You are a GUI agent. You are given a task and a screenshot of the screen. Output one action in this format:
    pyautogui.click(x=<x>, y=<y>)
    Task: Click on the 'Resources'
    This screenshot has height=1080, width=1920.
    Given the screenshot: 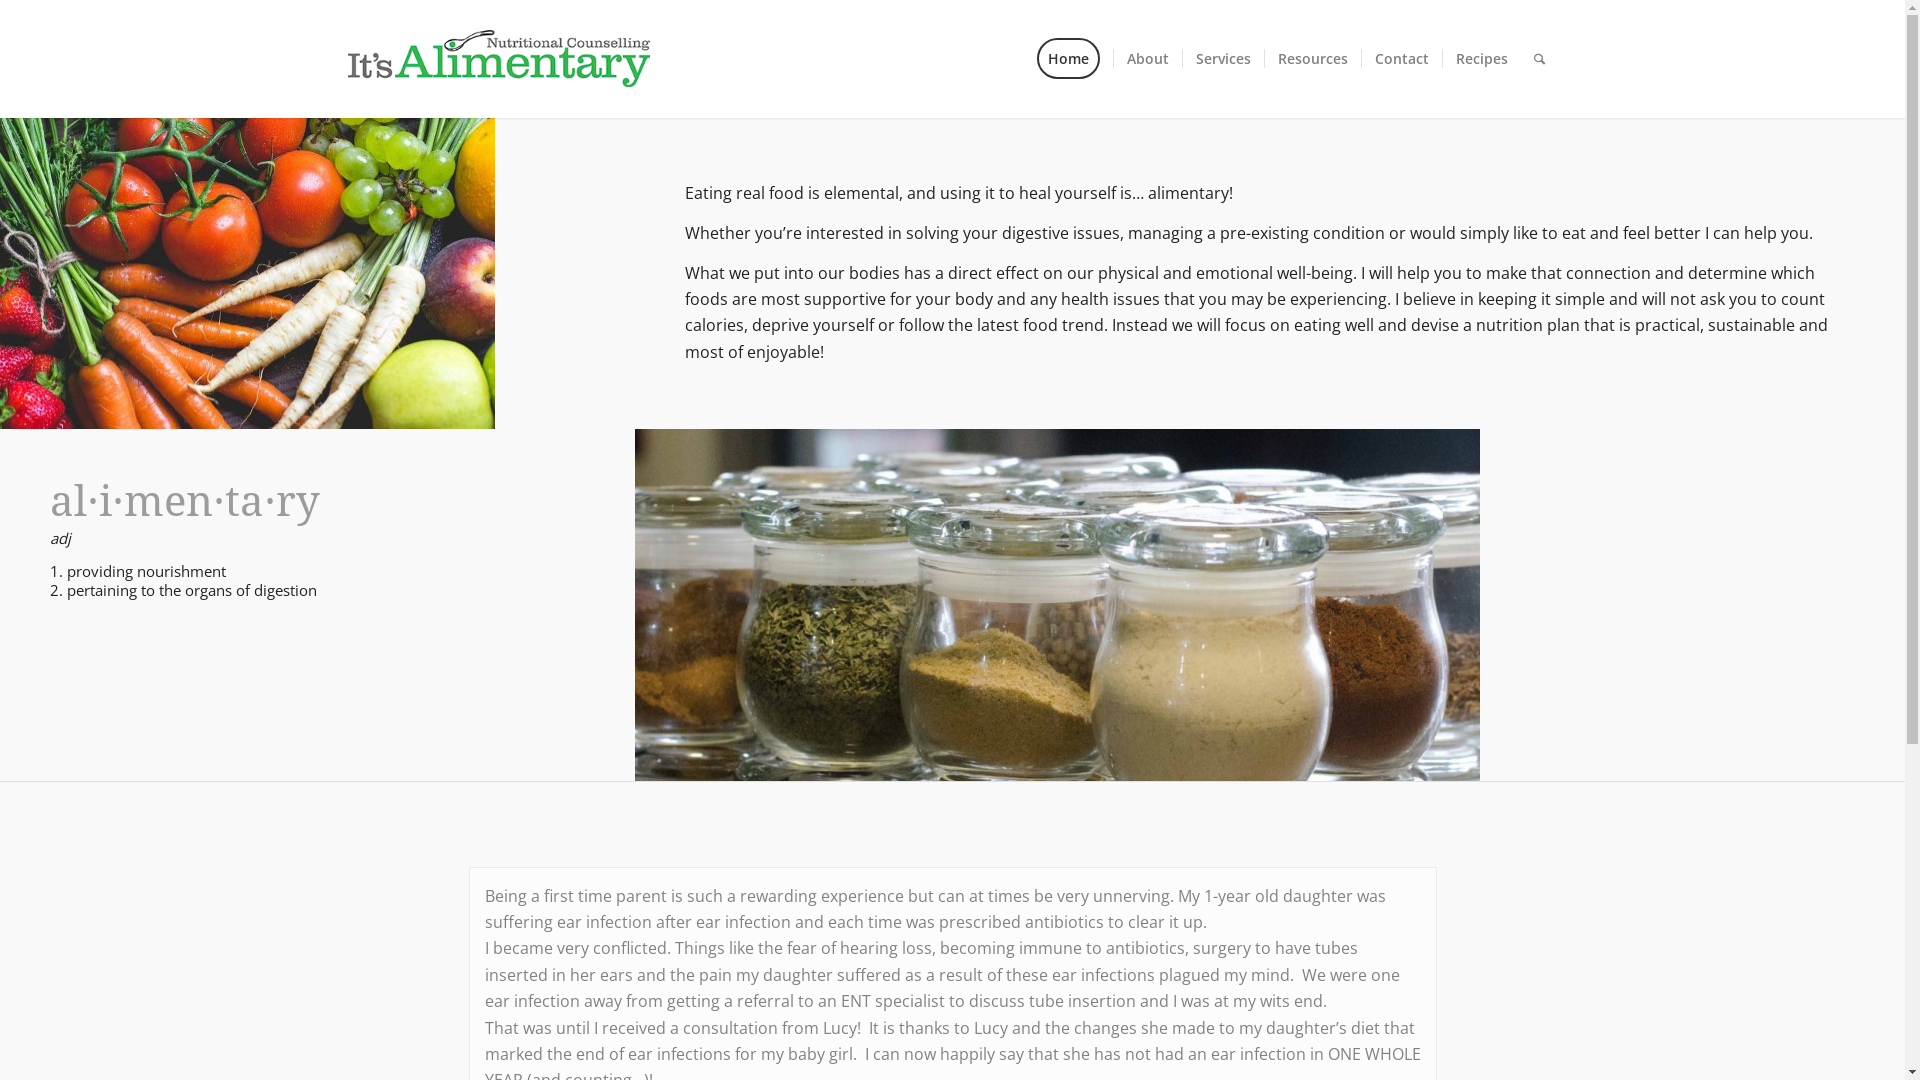 What is the action you would take?
    pyautogui.click(x=1312, y=57)
    